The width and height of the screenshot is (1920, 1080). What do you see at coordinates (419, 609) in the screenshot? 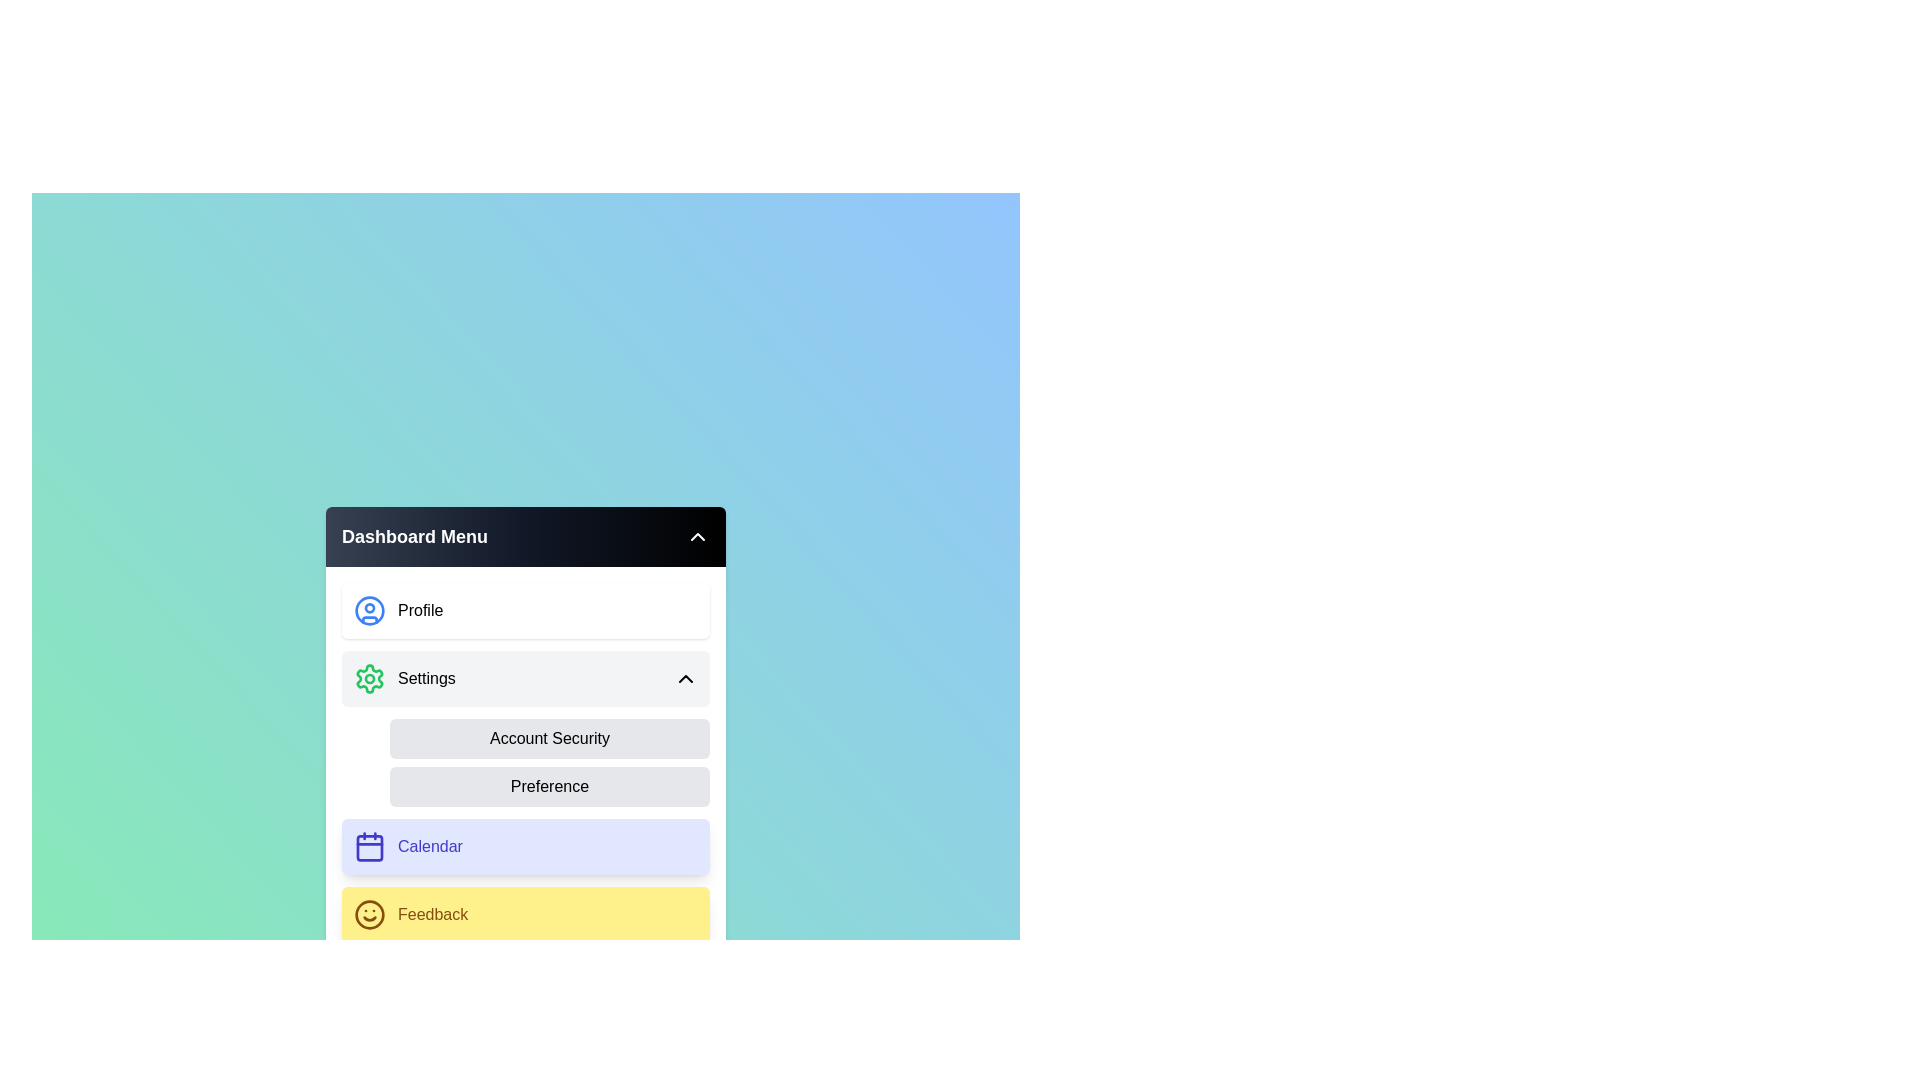
I see `the 'Profile' text label located near the top section of the dashboard menu, adjacent to the user profile icon` at bounding box center [419, 609].